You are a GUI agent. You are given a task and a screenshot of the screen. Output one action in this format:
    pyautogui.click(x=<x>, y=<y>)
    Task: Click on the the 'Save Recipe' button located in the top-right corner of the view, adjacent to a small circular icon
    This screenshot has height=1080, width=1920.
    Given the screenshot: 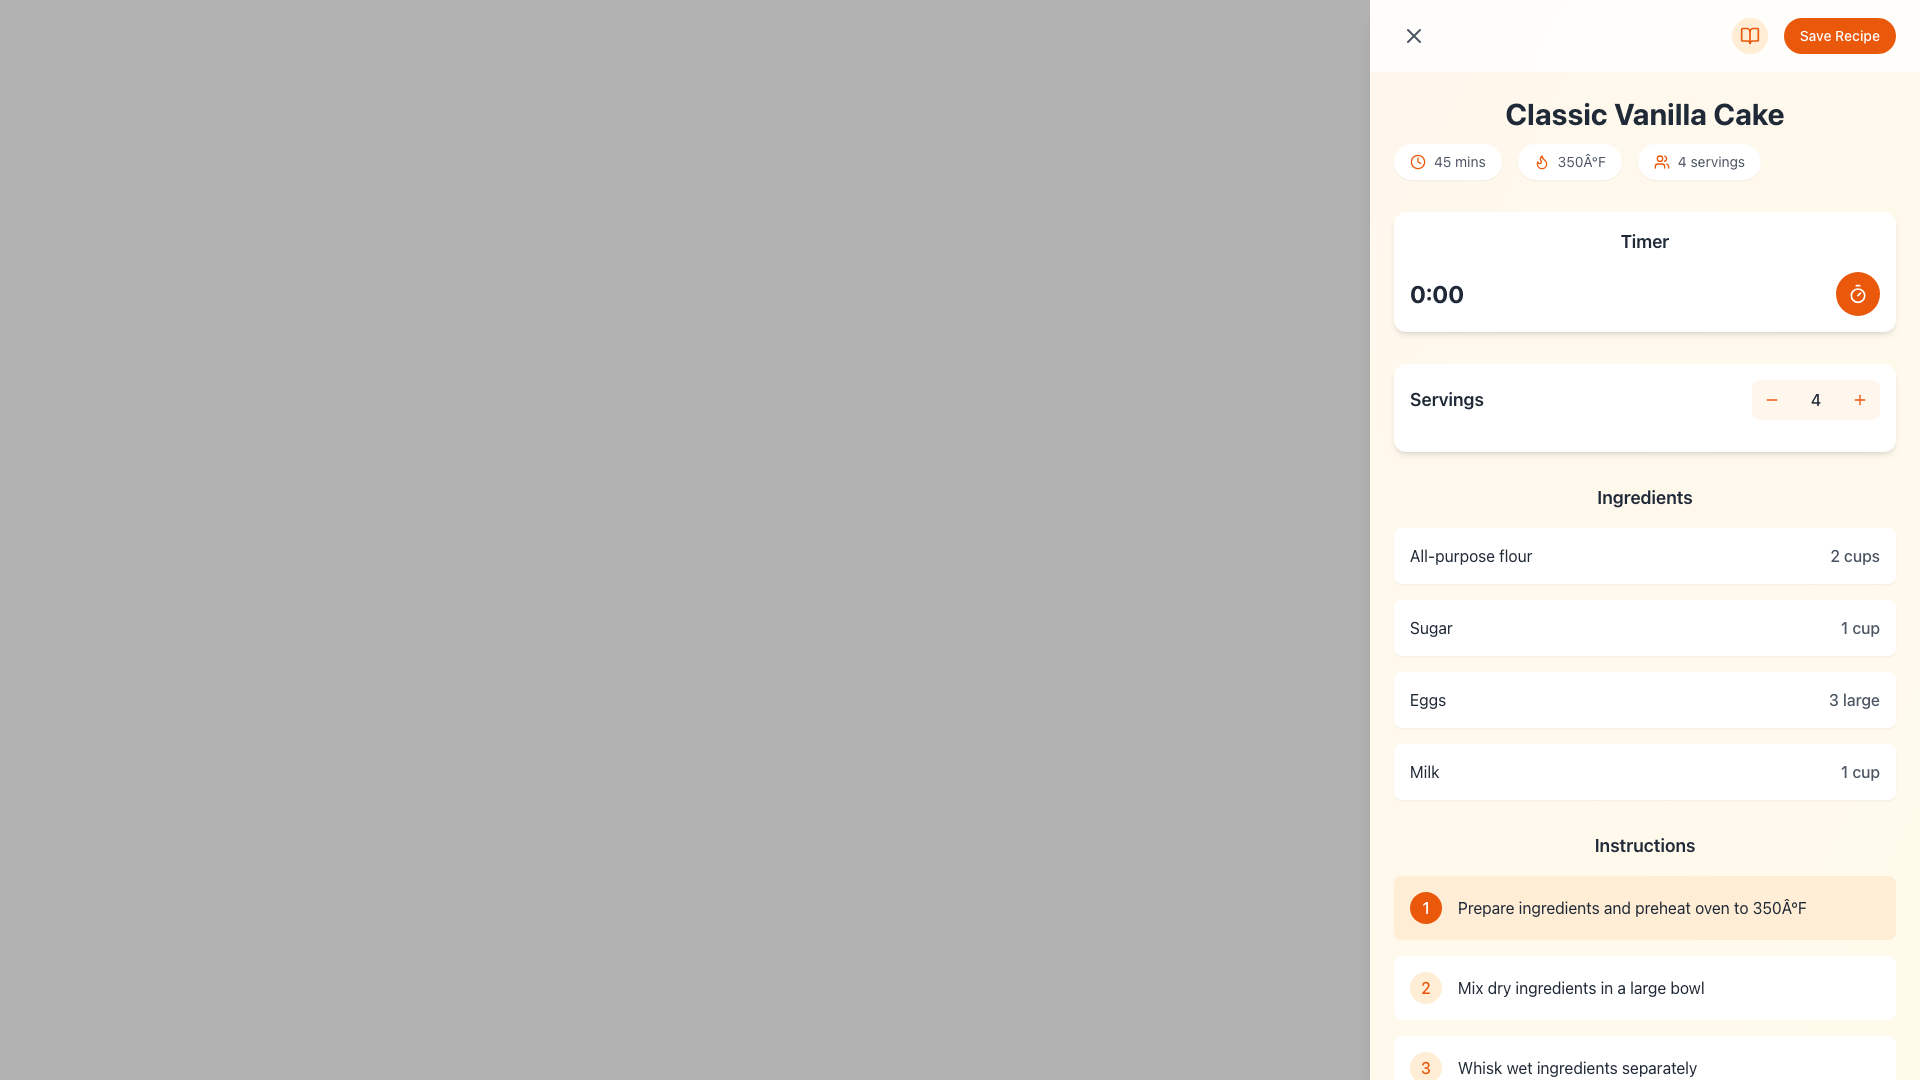 What is the action you would take?
    pyautogui.click(x=1813, y=35)
    